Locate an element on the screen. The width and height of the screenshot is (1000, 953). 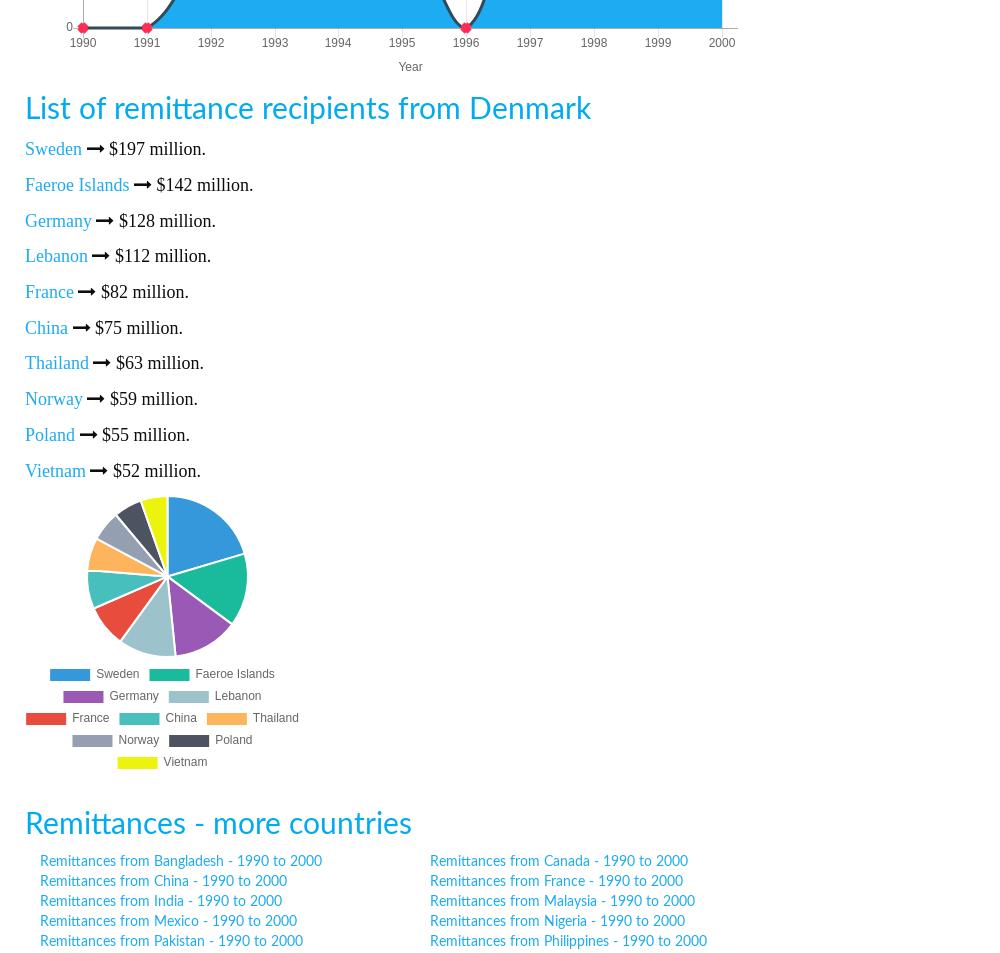
'List of remittance recipients from Denmark' is located at coordinates (308, 108).